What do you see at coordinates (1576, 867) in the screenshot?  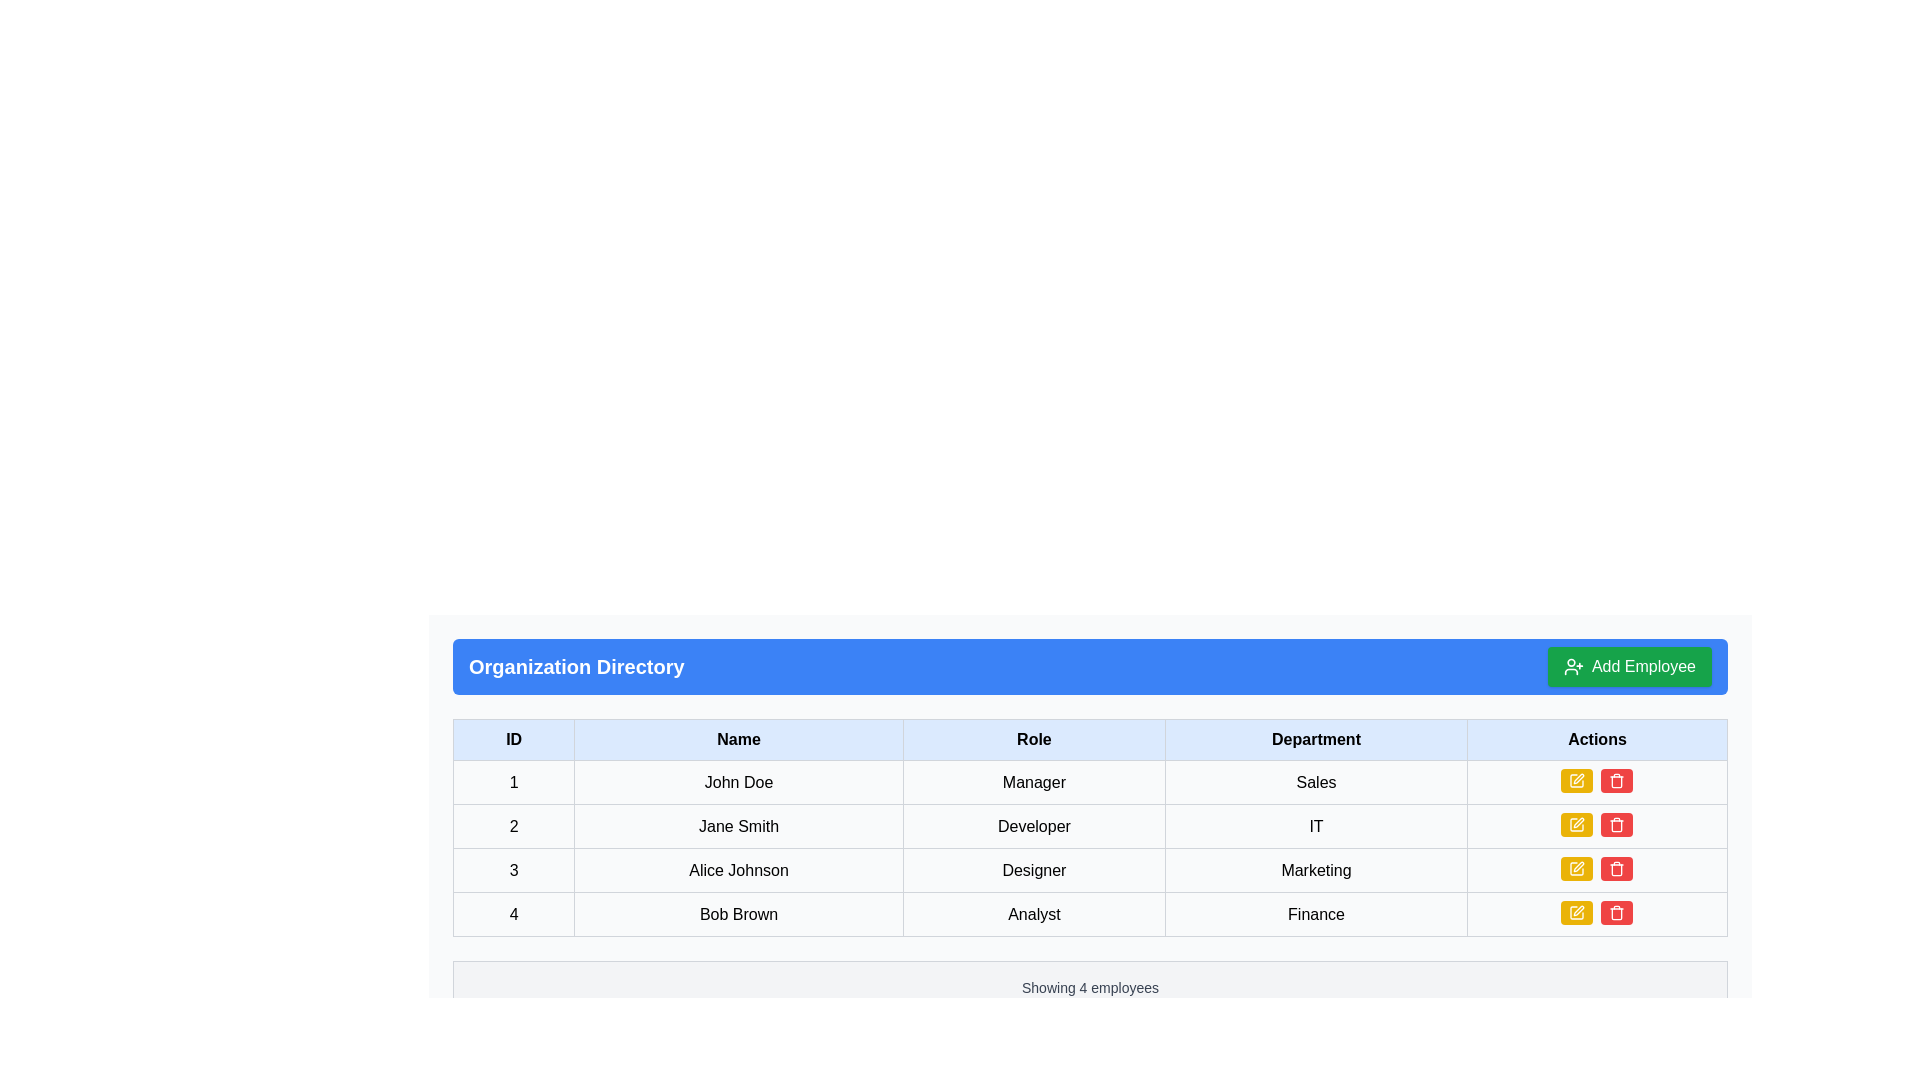 I see `the yellow rounded rectangular button with a white pen icon to initiate edit mode for the Marketing department` at bounding box center [1576, 867].